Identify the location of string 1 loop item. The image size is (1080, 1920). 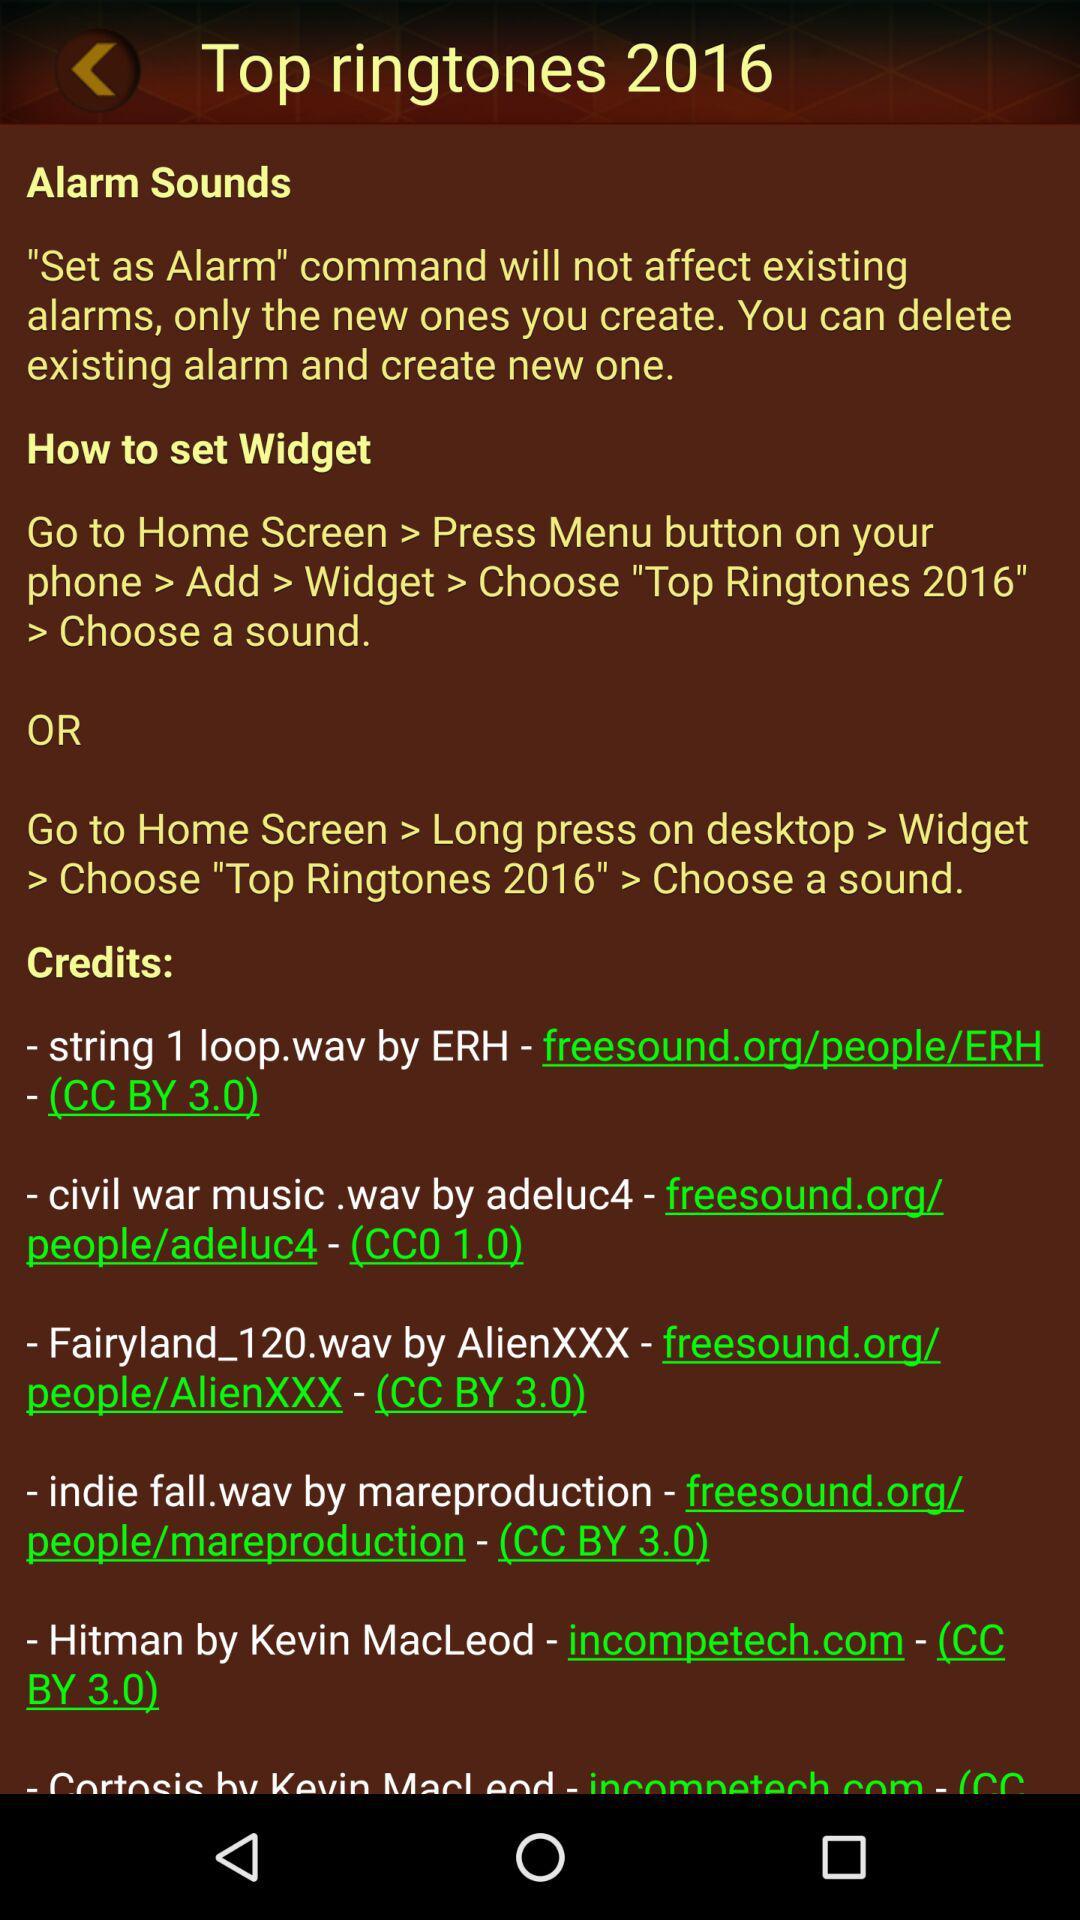
(540, 1403).